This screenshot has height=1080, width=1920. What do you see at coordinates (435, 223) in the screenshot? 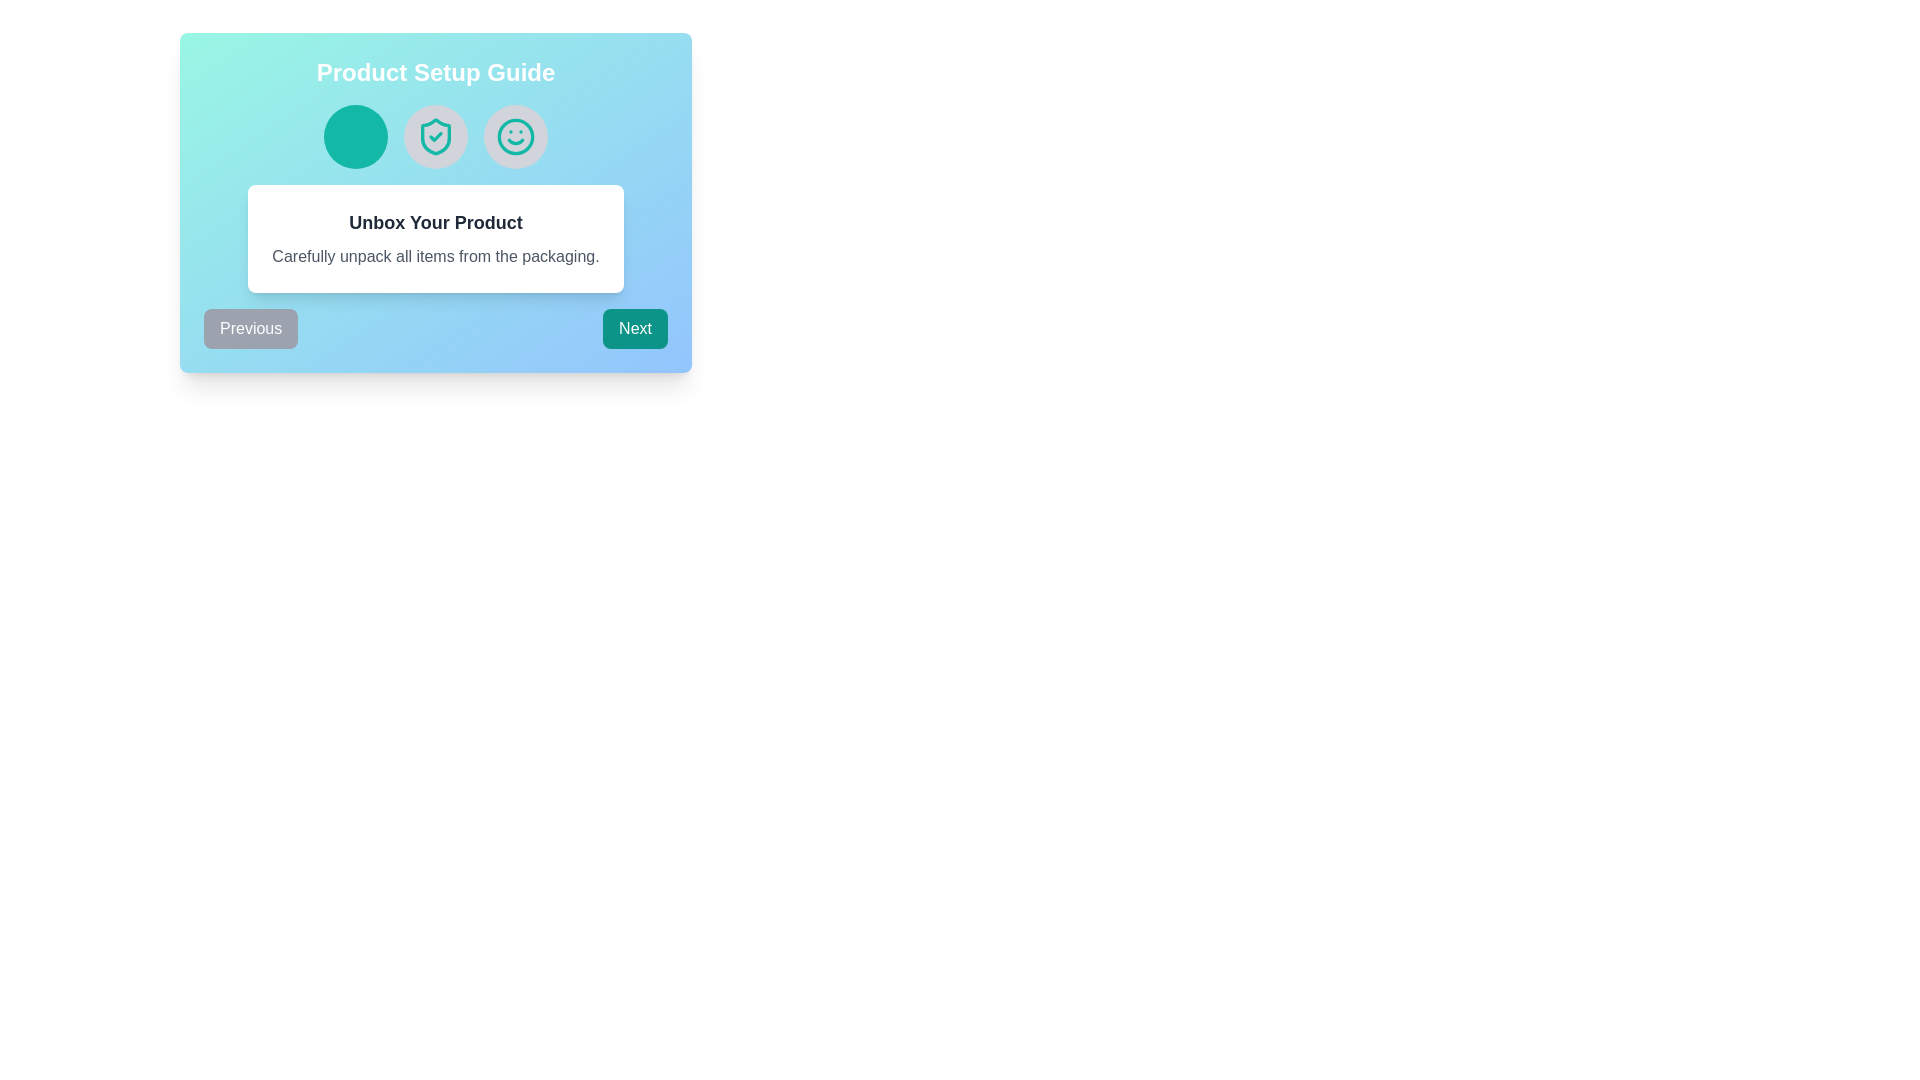
I see `the Text Label that serves as a heading` at bounding box center [435, 223].